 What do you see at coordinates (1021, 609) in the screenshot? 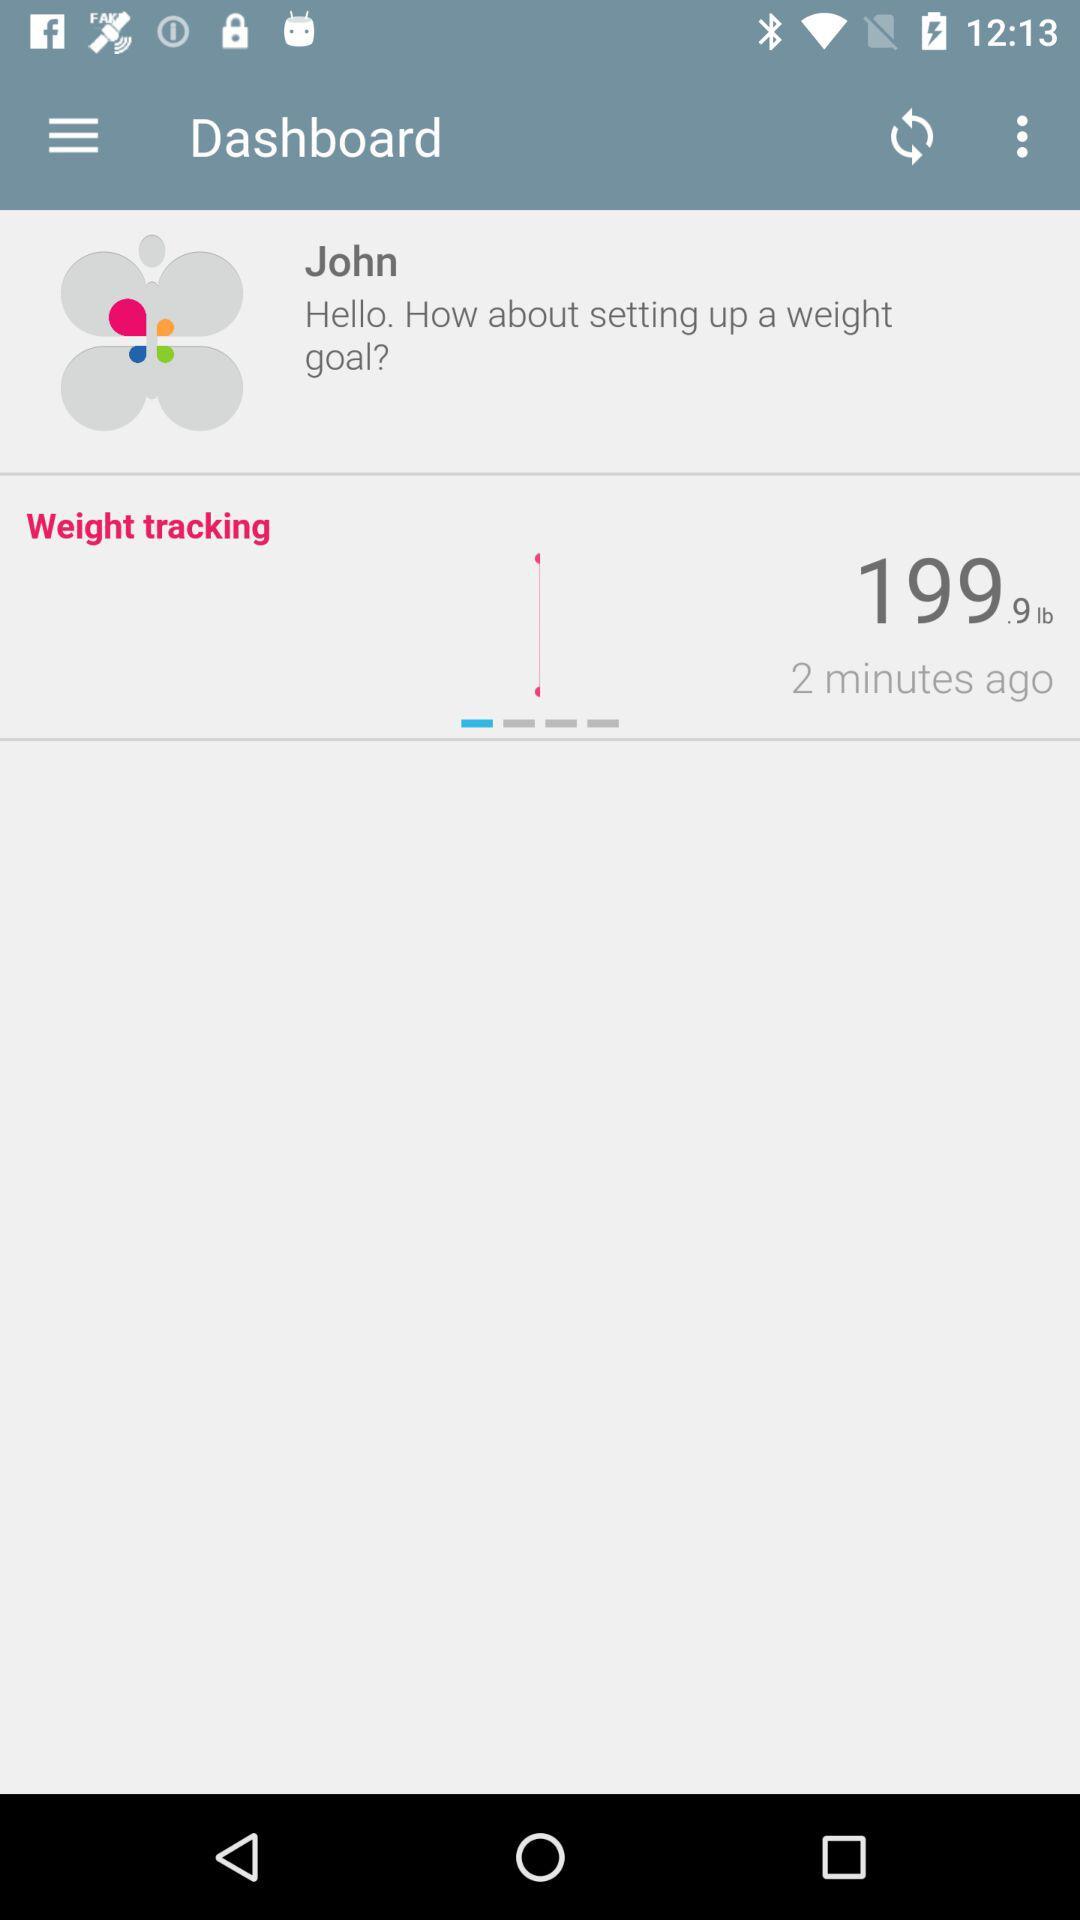
I see `9 icon` at bounding box center [1021, 609].